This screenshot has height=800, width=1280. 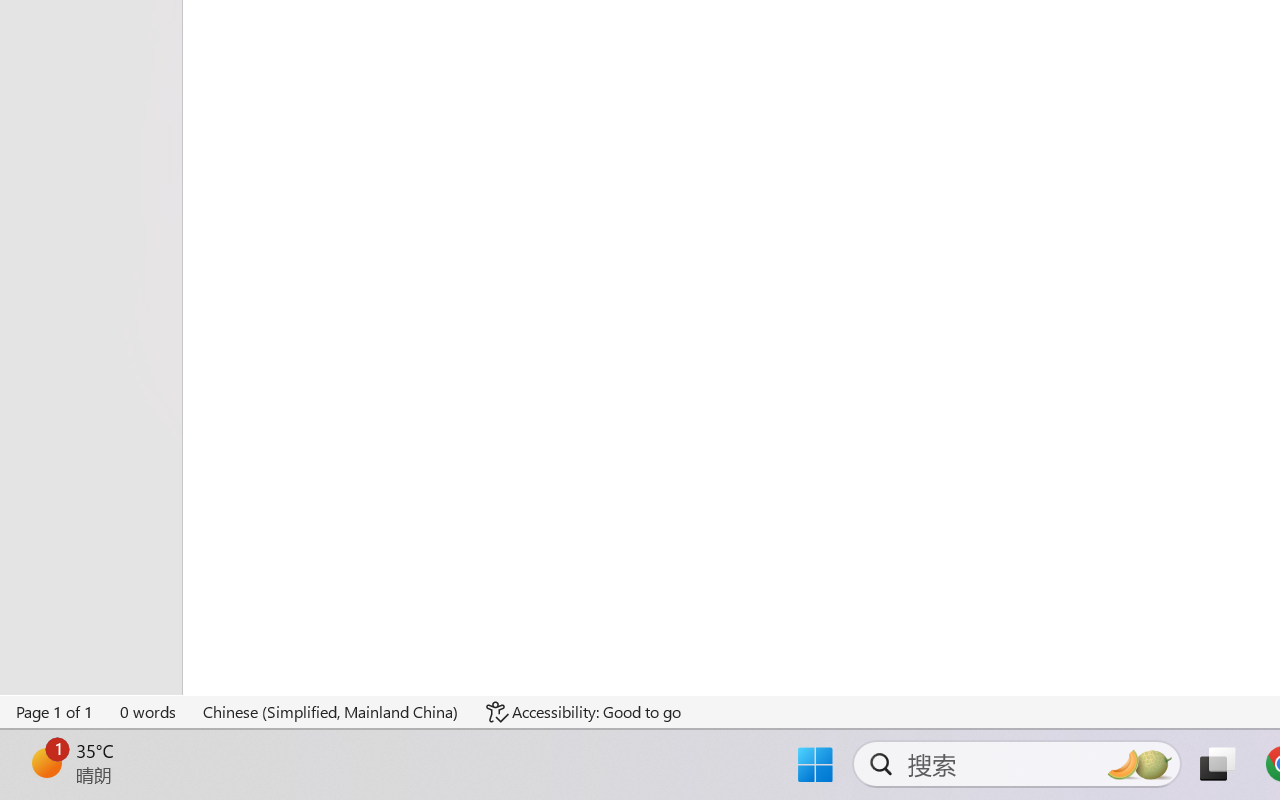 What do you see at coordinates (331, 711) in the screenshot?
I see `'Language Chinese (Simplified, Mainland China)'` at bounding box center [331, 711].